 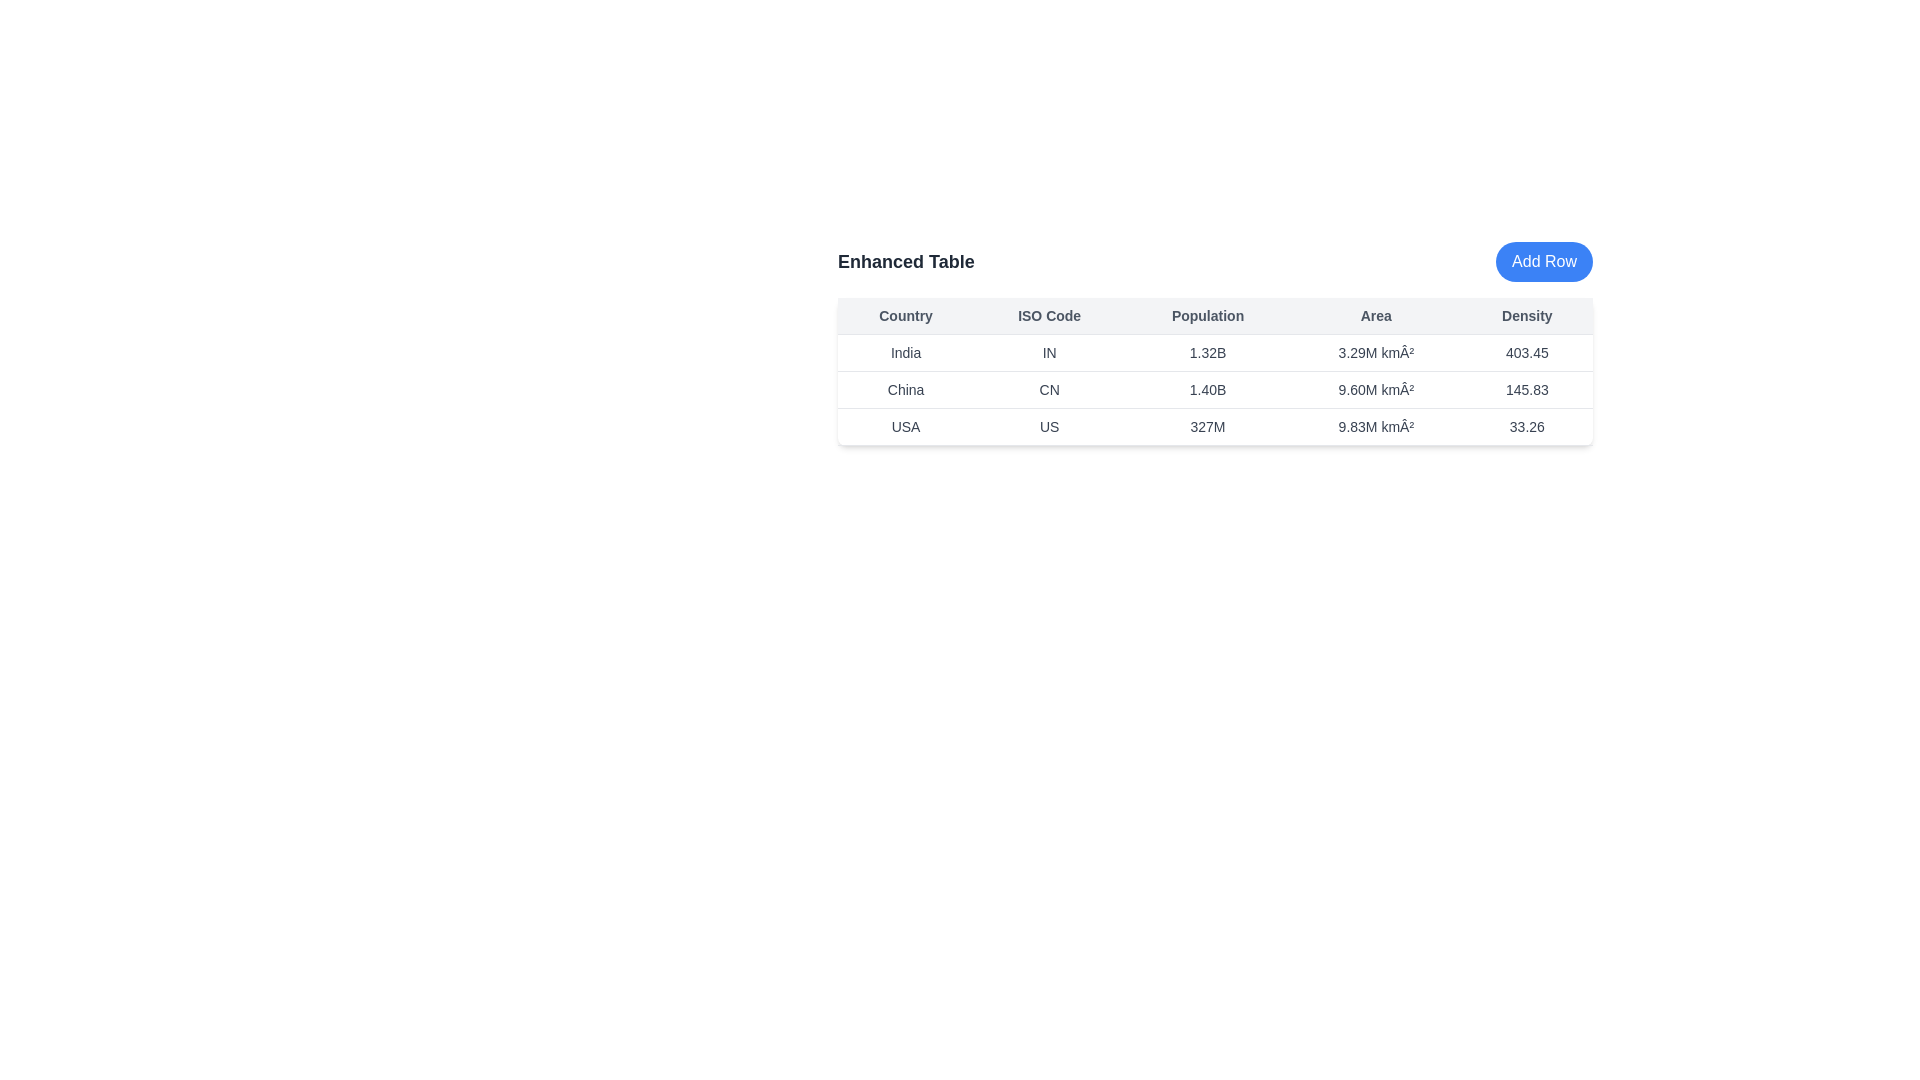 I want to click on the header label for the 'Area' column in the table, which is located in the fourth column, between 'Population' and 'Density', so click(x=1375, y=315).